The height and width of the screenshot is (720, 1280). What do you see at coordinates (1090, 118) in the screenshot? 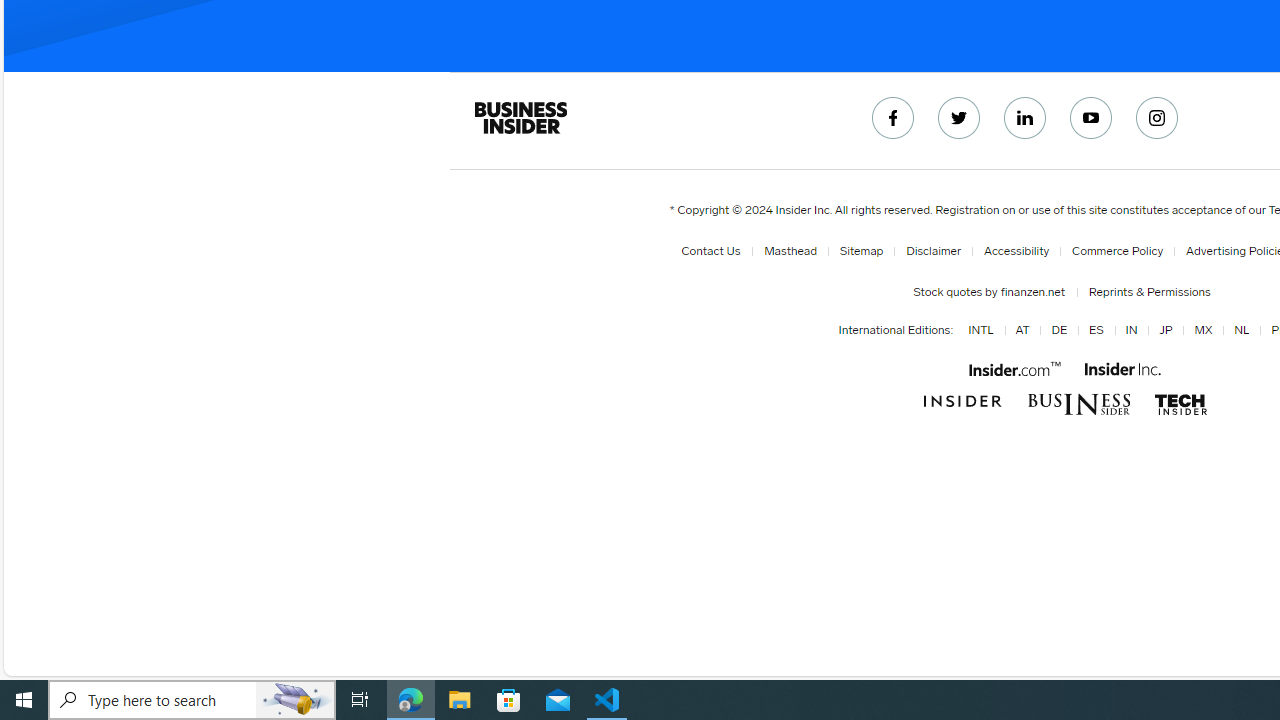
I see `'Click to visit our YouTube channel'` at bounding box center [1090, 118].